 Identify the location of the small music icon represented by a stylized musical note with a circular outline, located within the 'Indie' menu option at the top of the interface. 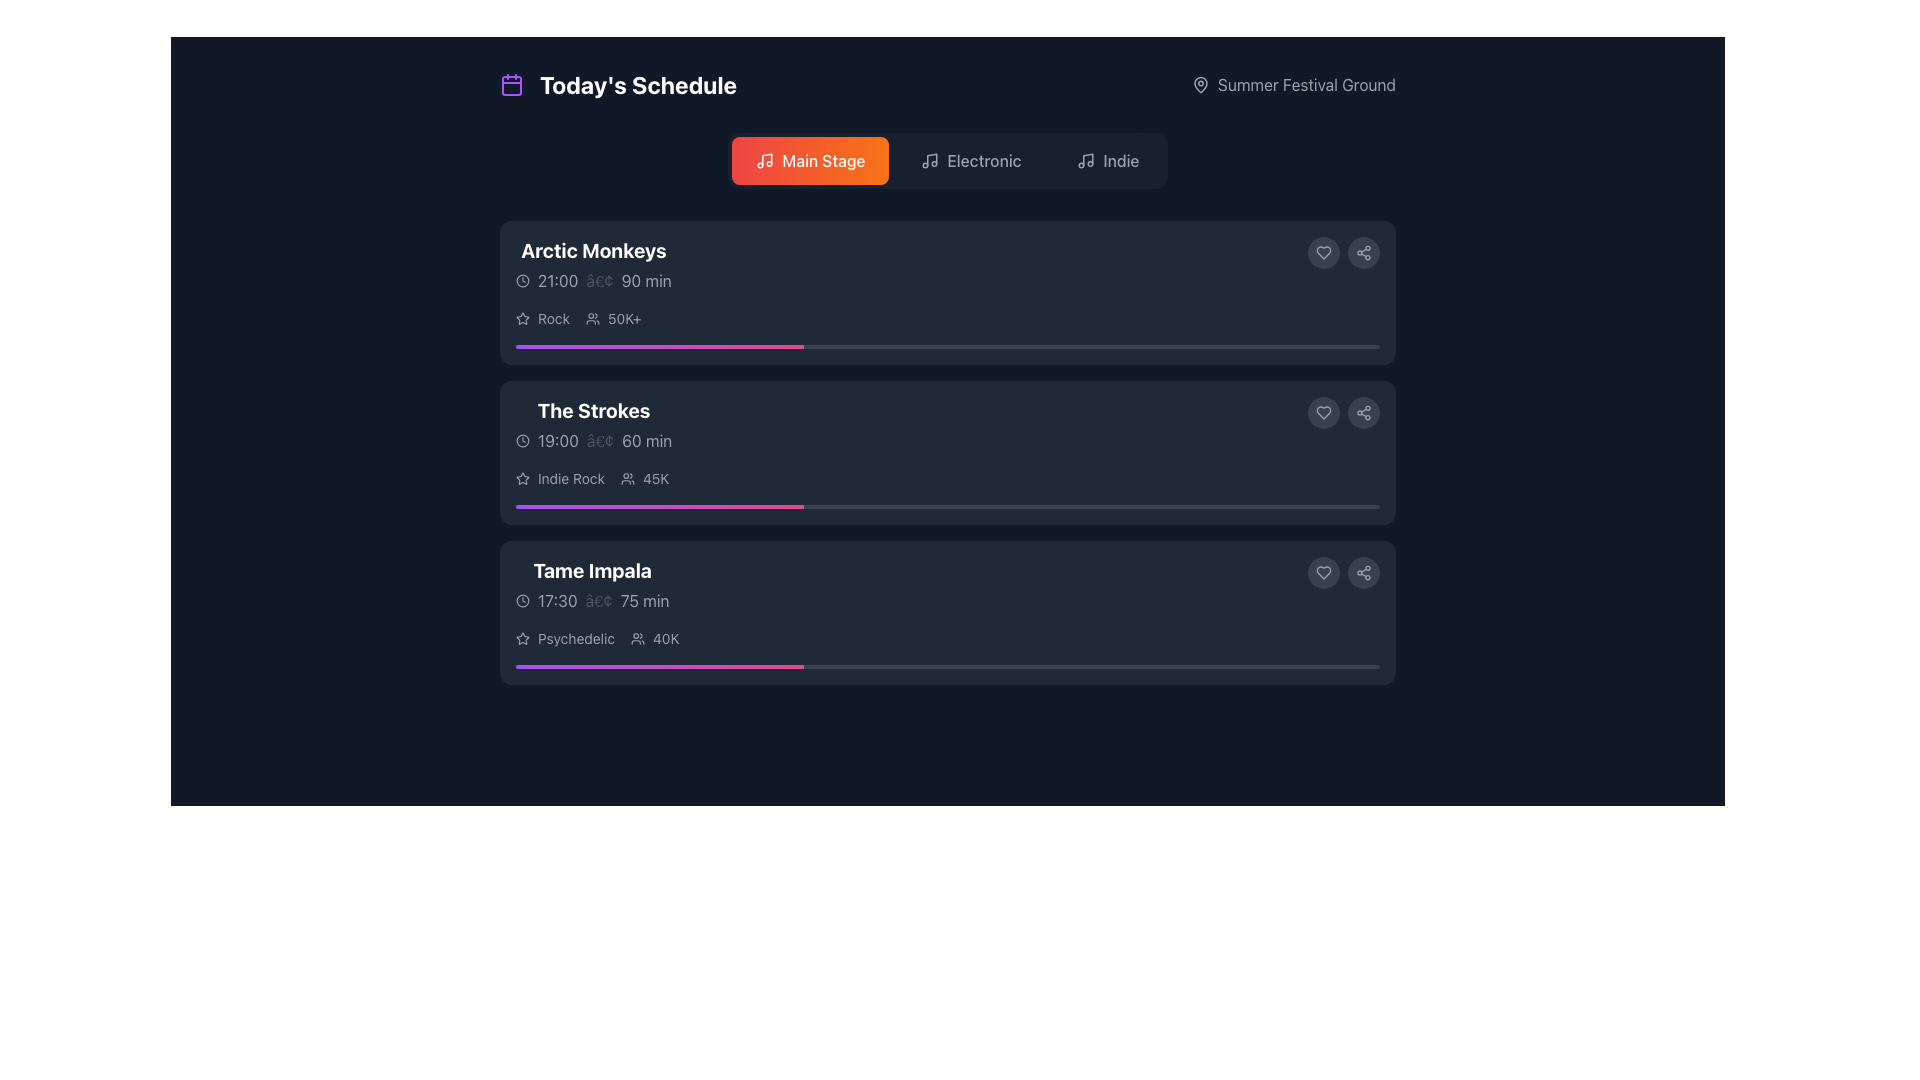
(1085, 160).